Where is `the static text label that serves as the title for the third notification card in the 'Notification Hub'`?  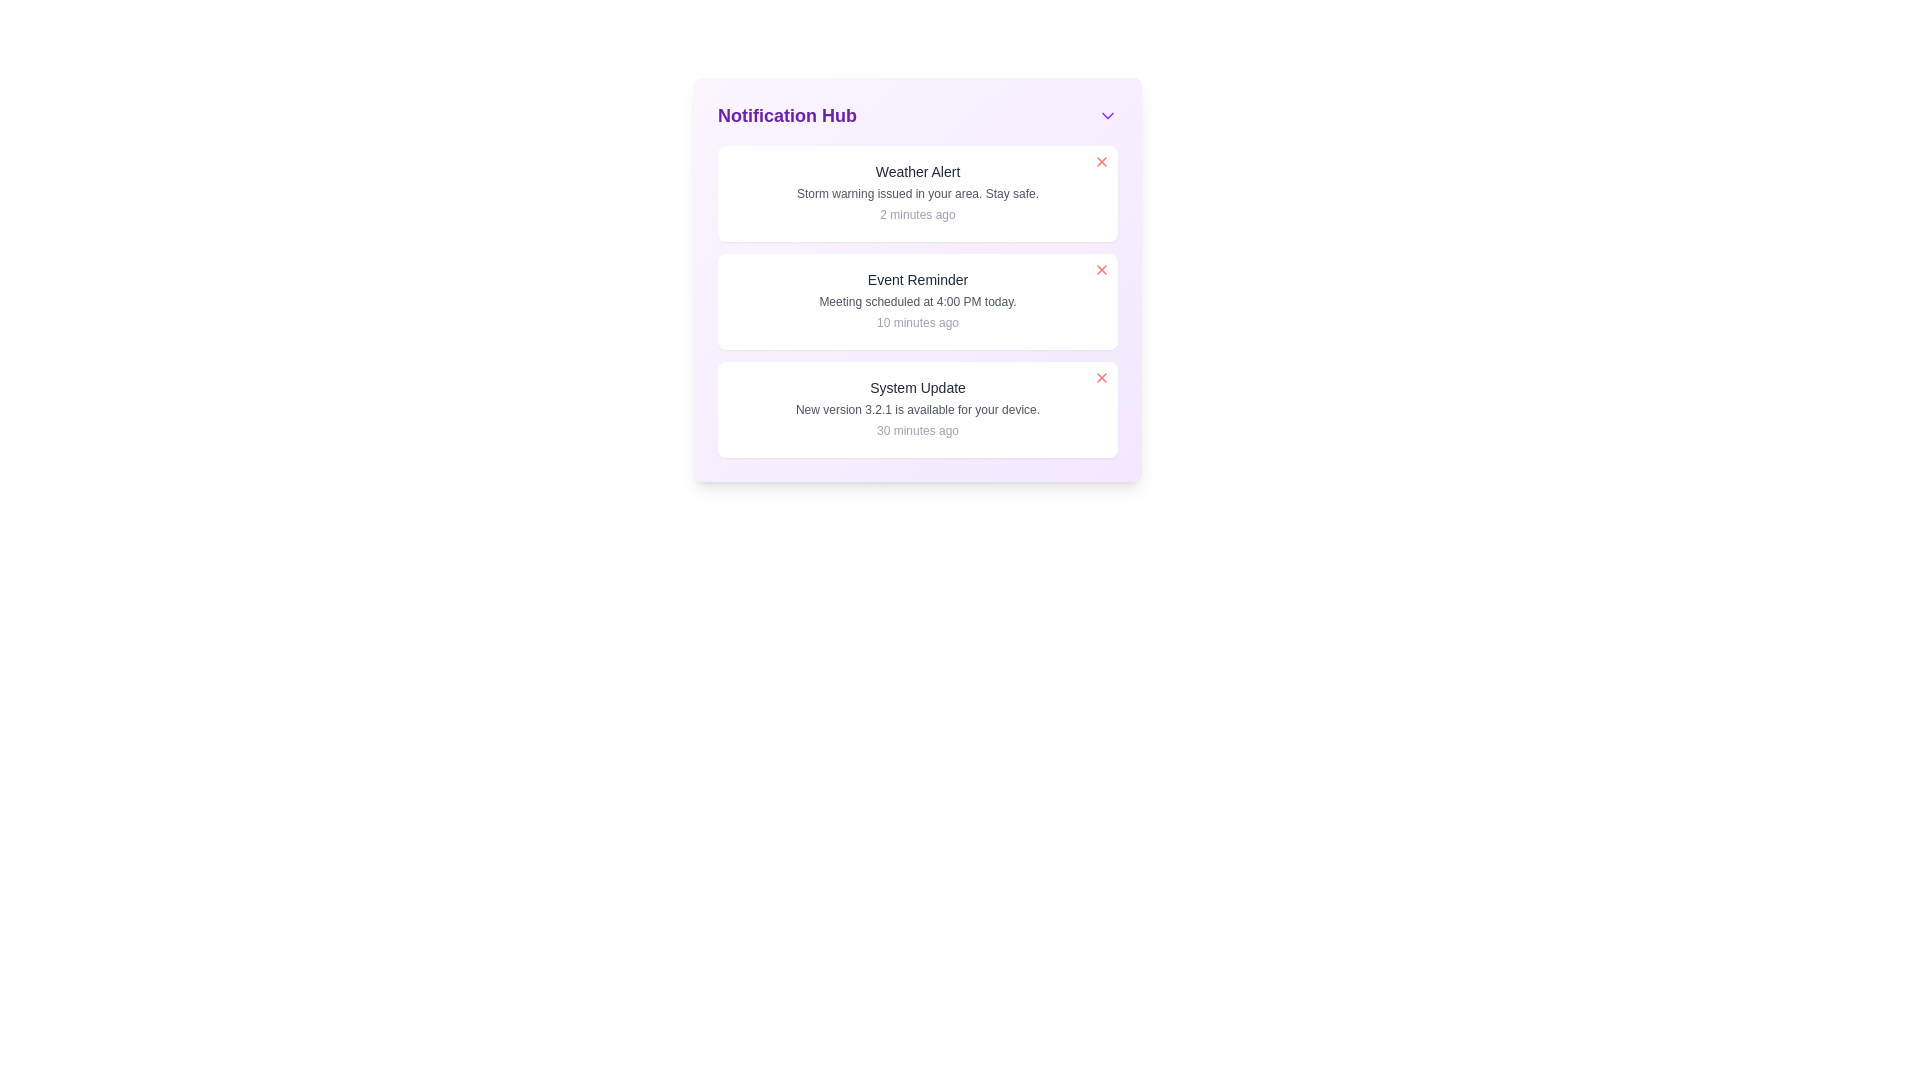 the static text label that serves as the title for the third notification card in the 'Notification Hub' is located at coordinates (916, 388).